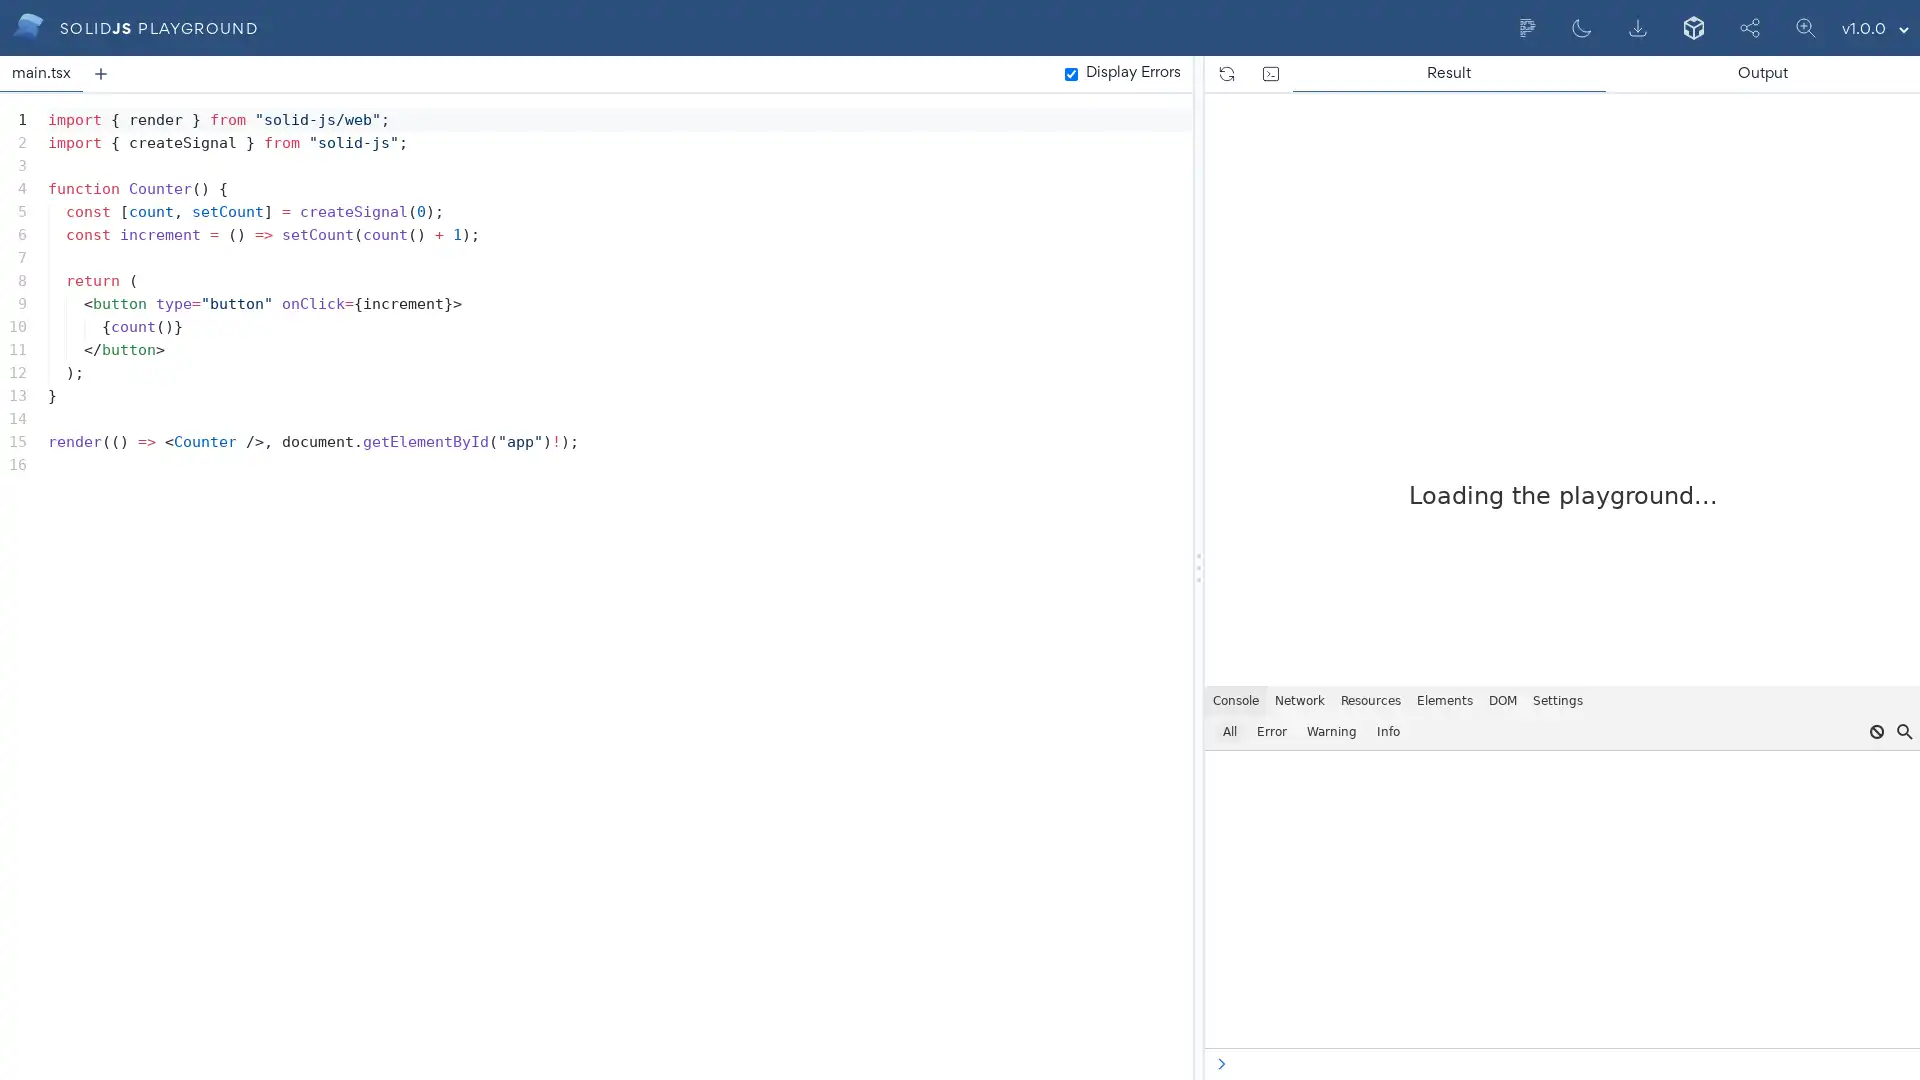  I want to click on Result, so click(1449, 73).